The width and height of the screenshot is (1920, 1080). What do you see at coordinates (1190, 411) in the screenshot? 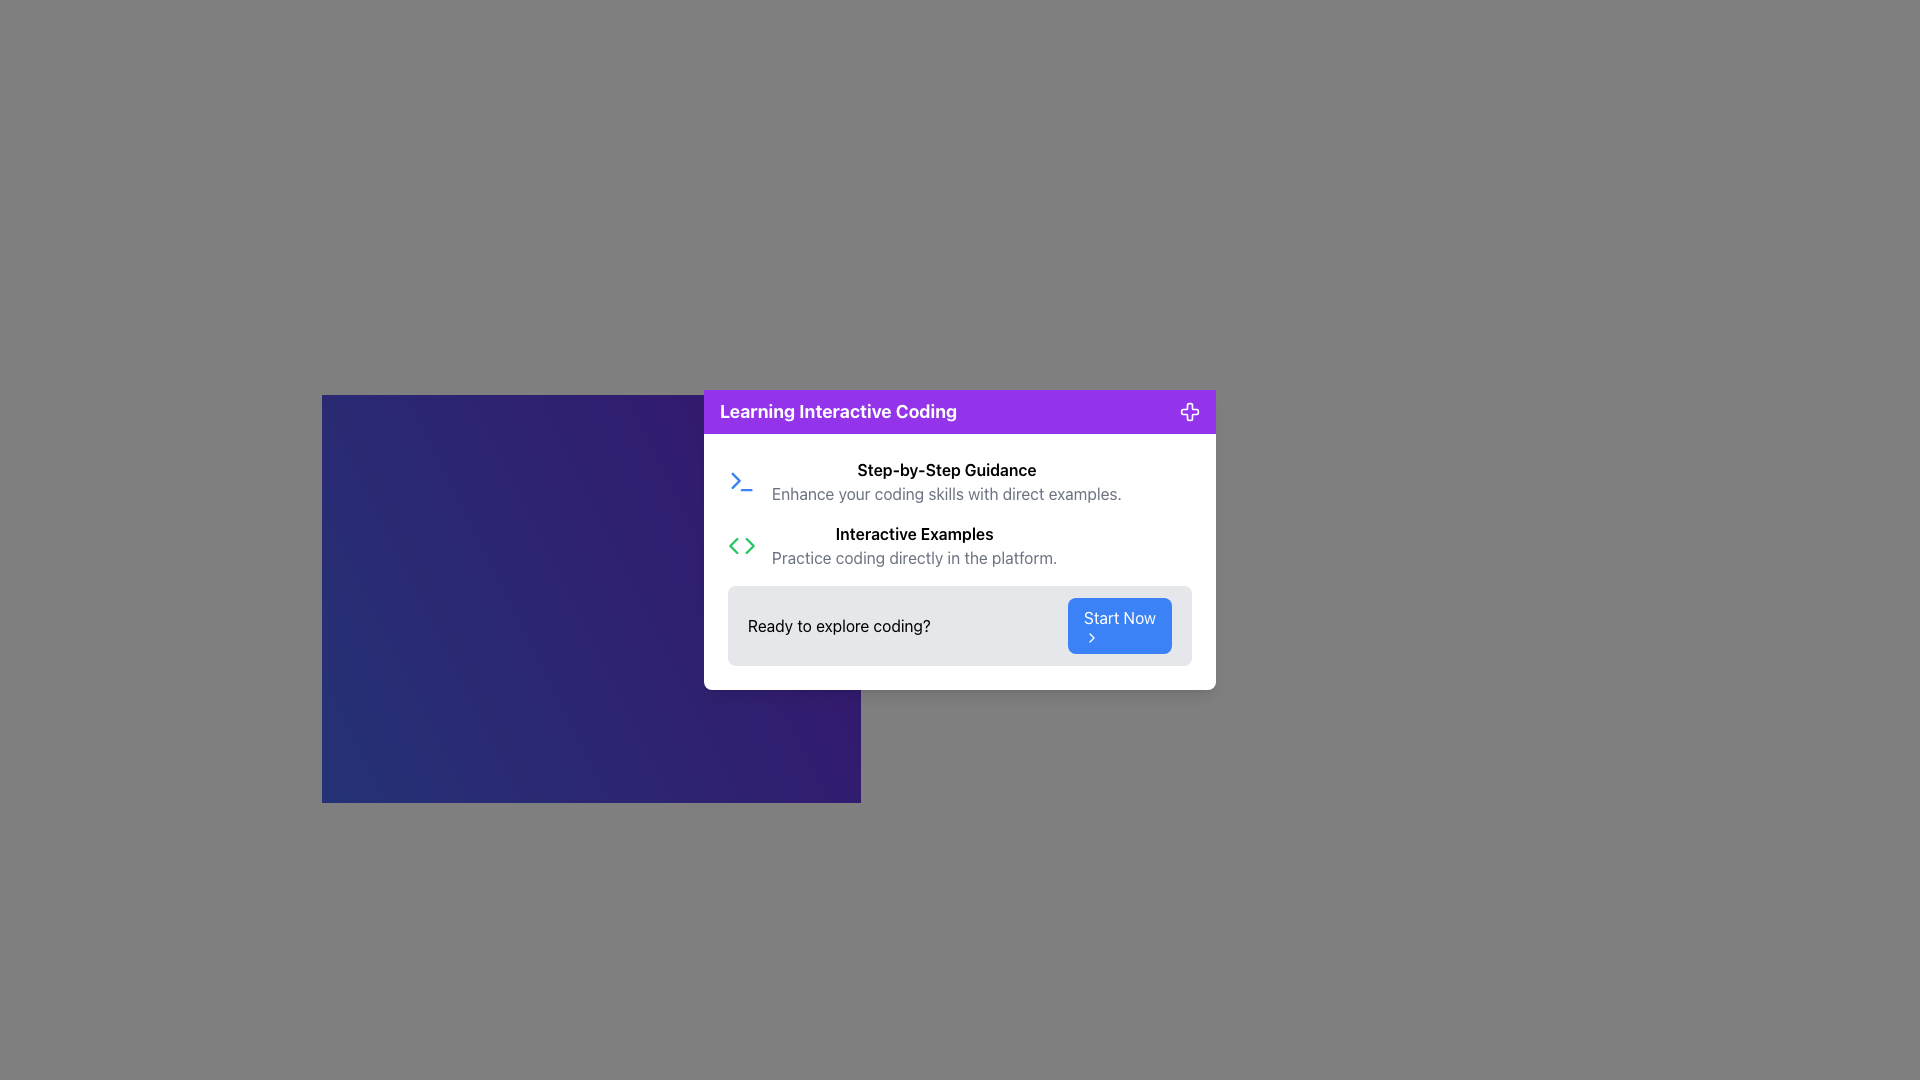
I see `the small, purple cross-shaped icon located at the far right of the purple header bar labeled 'Learning Interactive Coding'` at bounding box center [1190, 411].